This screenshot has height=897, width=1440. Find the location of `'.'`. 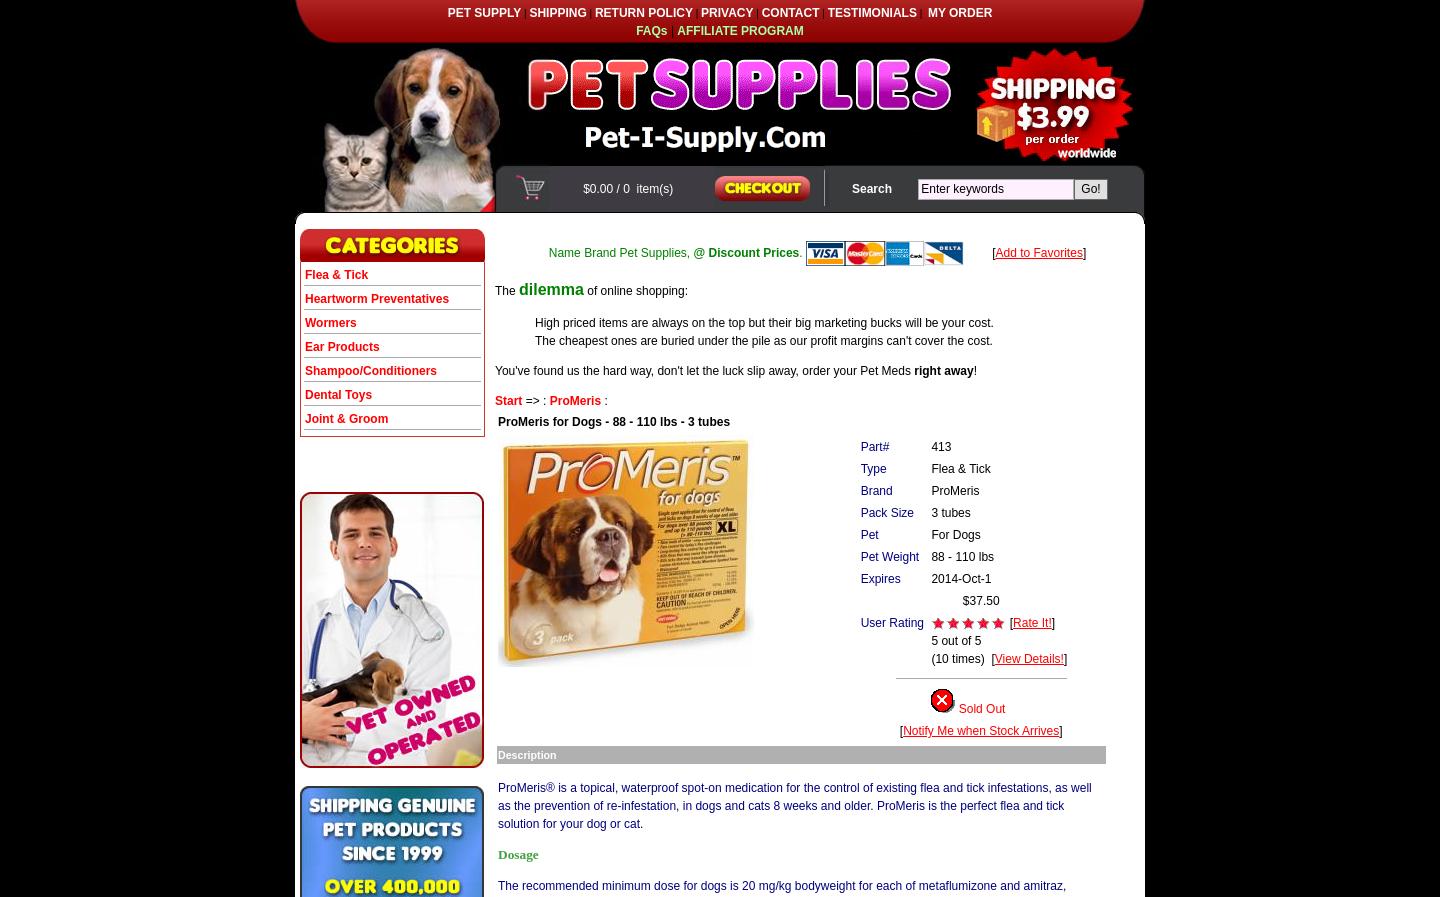

'.' is located at coordinates (800, 250).